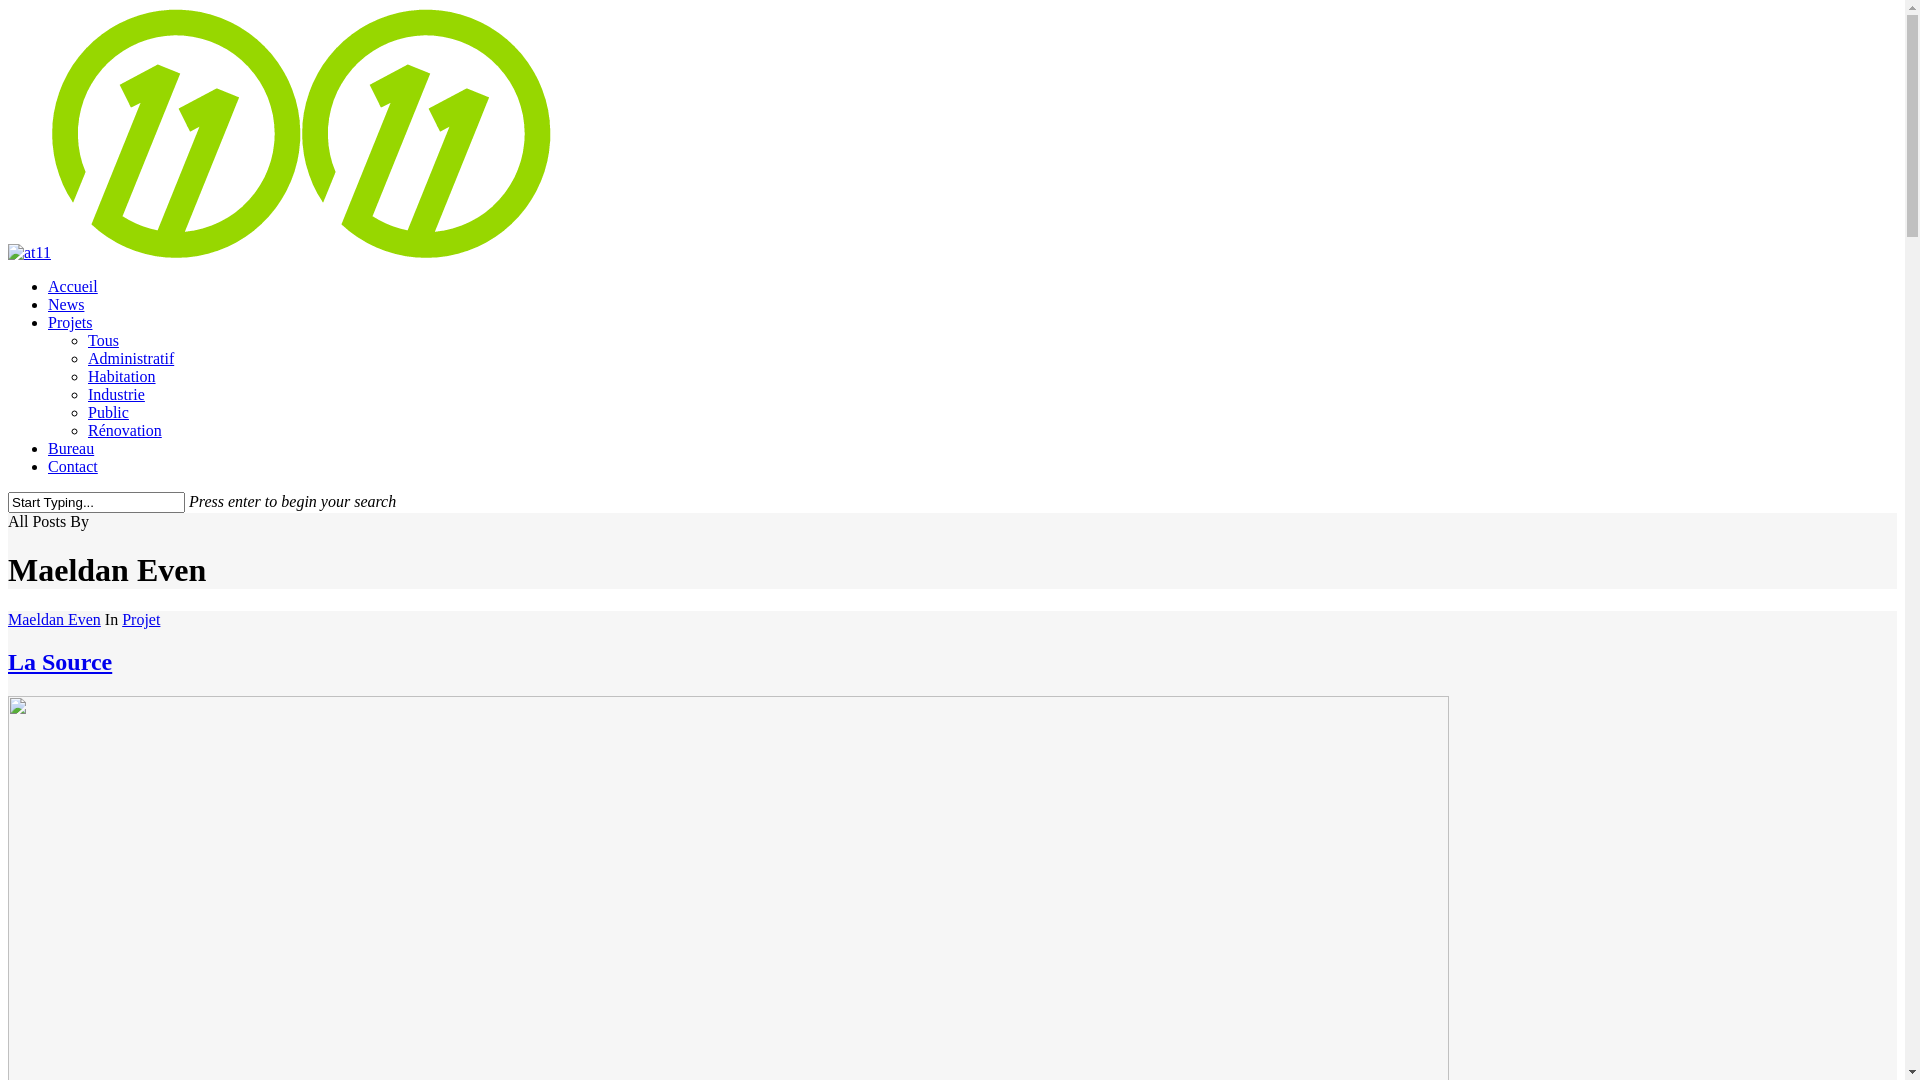 The width and height of the screenshot is (1920, 1080). I want to click on 'Administratif', so click(129, 357).